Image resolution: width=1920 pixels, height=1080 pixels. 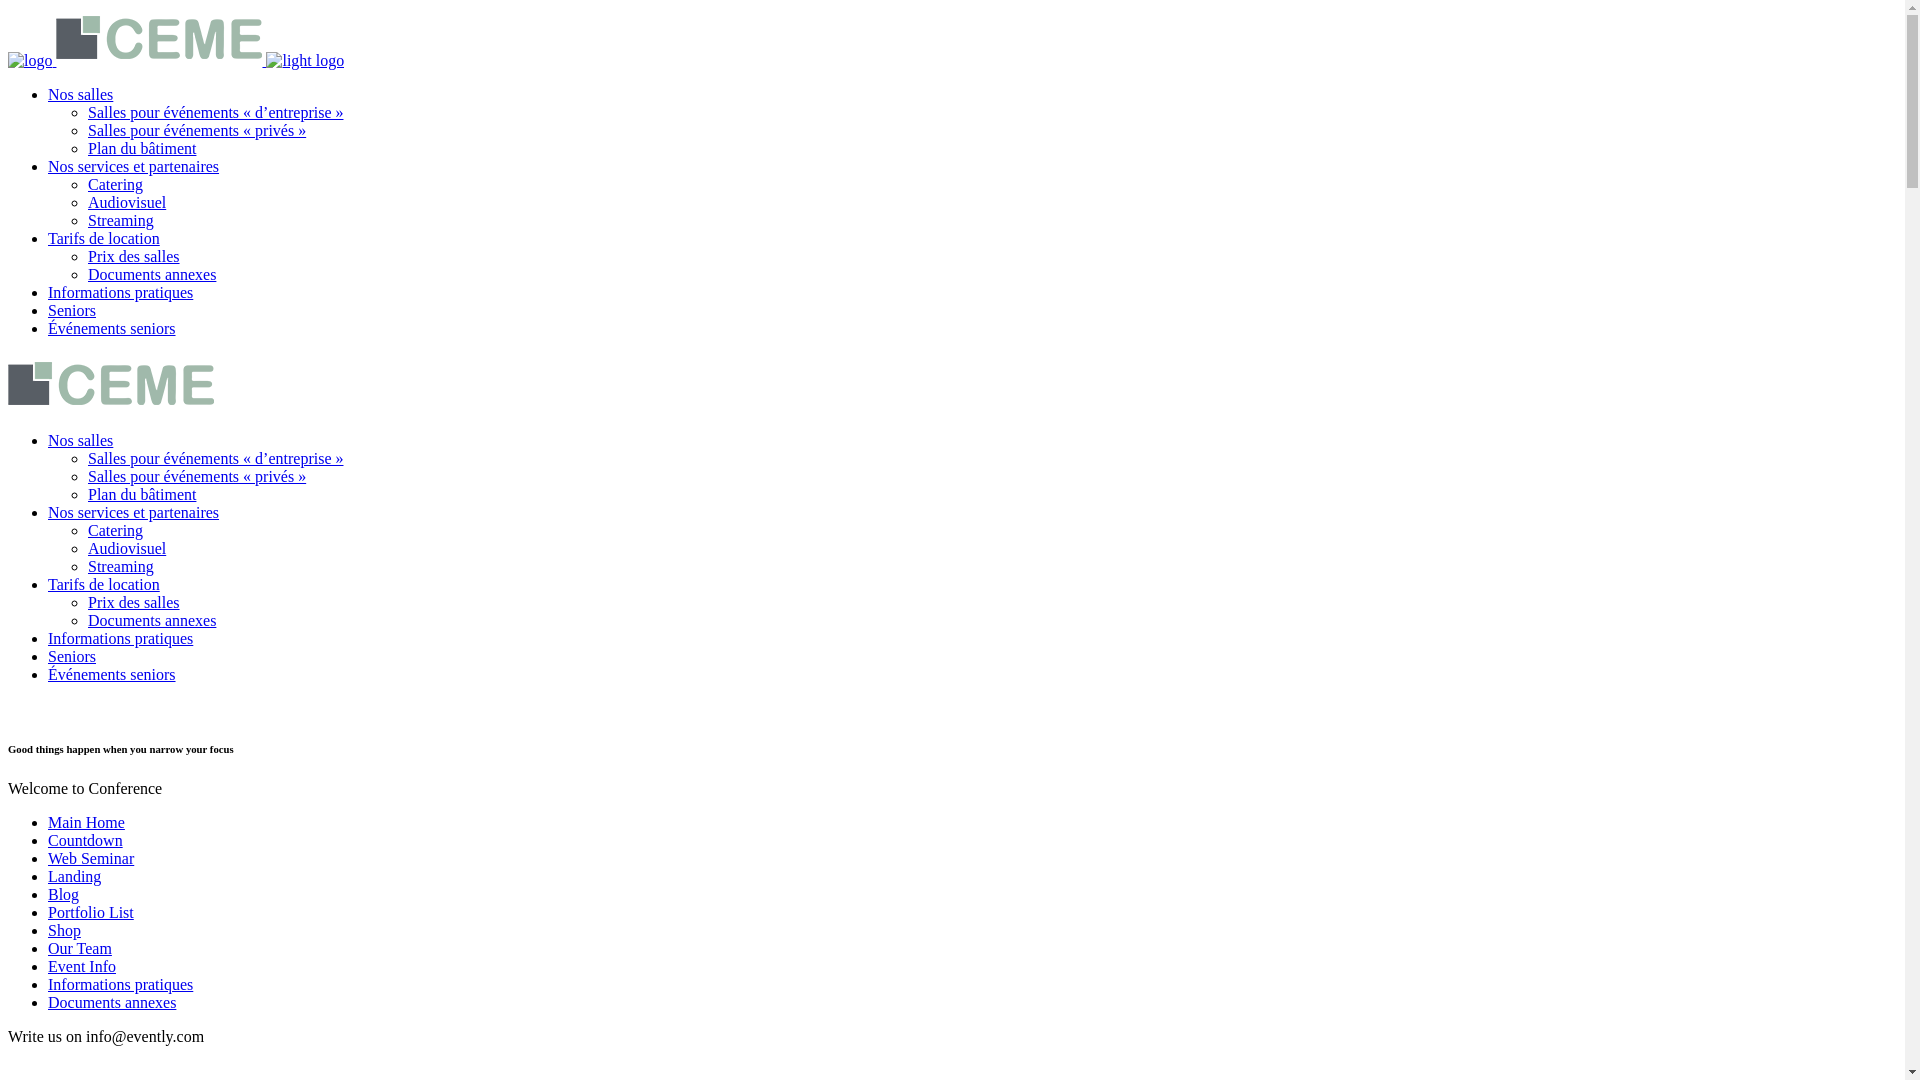 I want to click on 'Countdown', so click(x=84, y=840).